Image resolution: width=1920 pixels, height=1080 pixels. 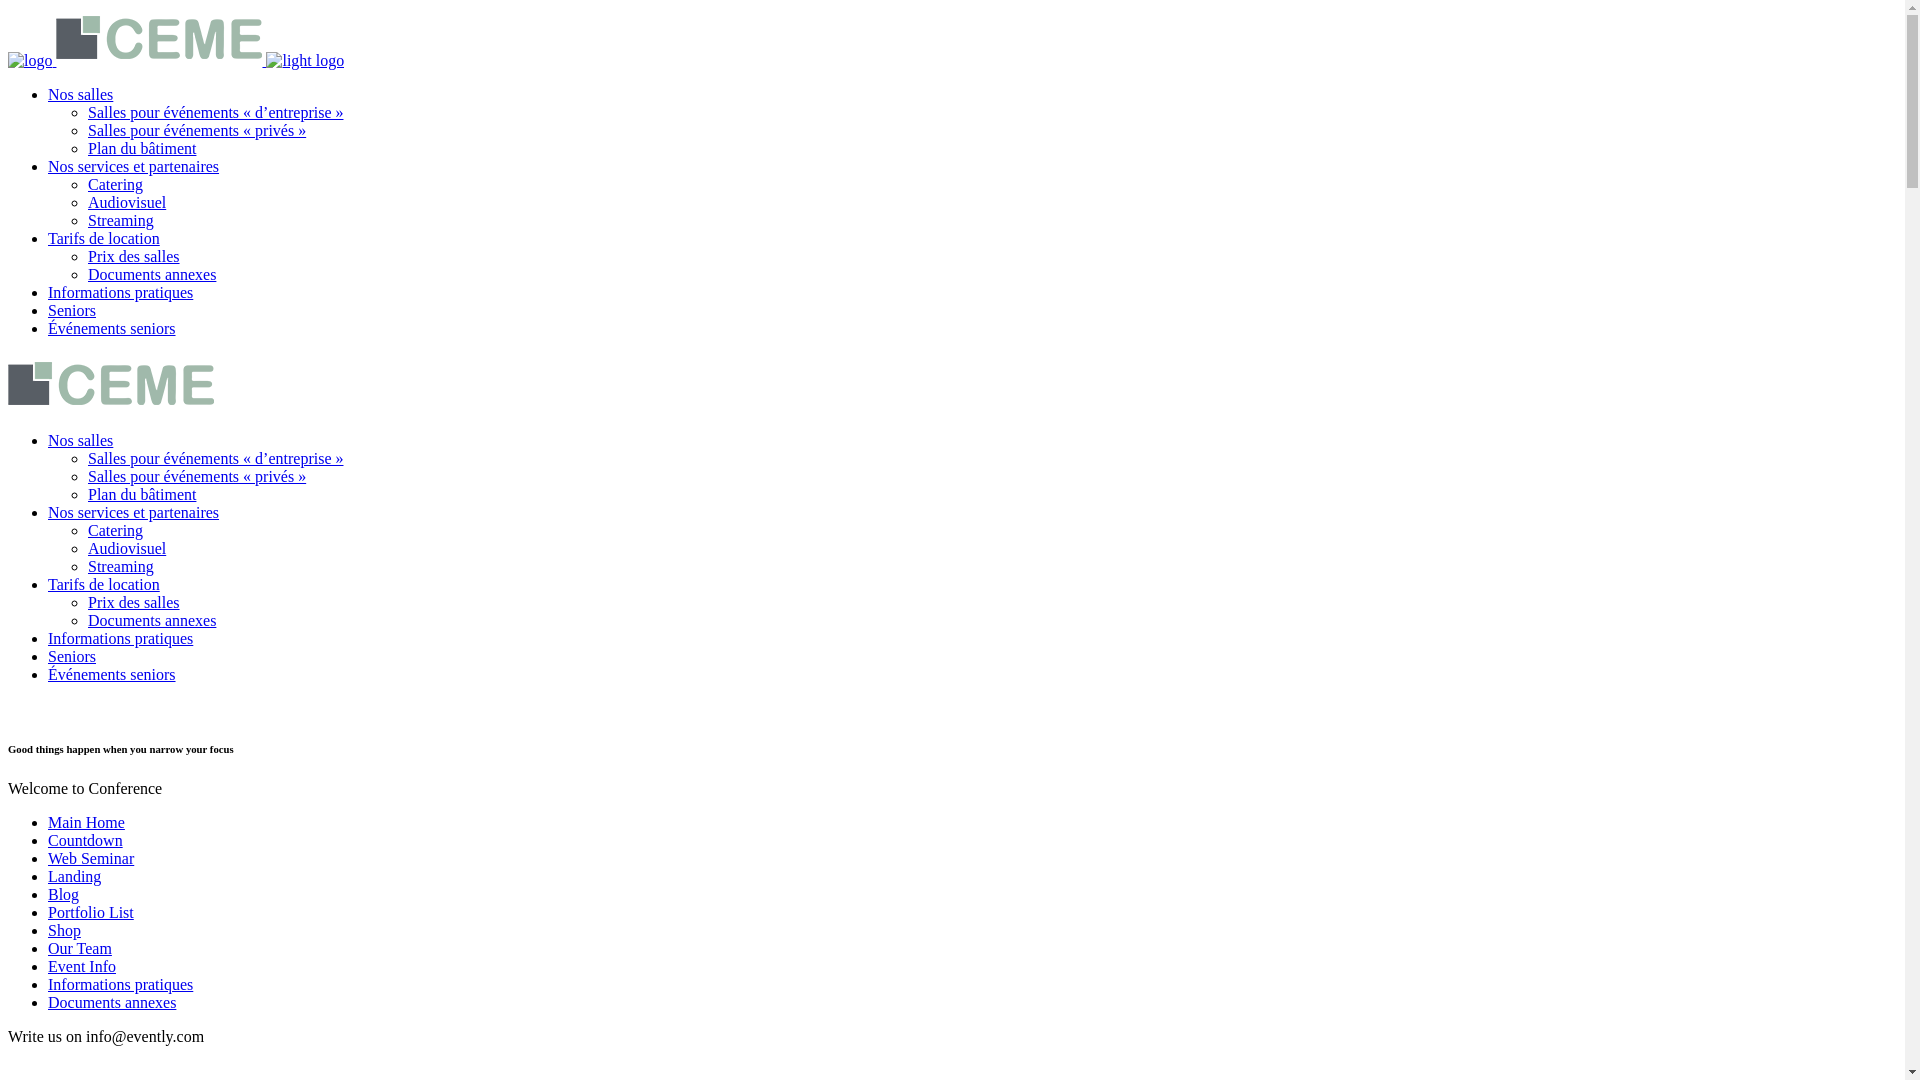 I want to click on 'Countdown', so click(x=84, y=840).